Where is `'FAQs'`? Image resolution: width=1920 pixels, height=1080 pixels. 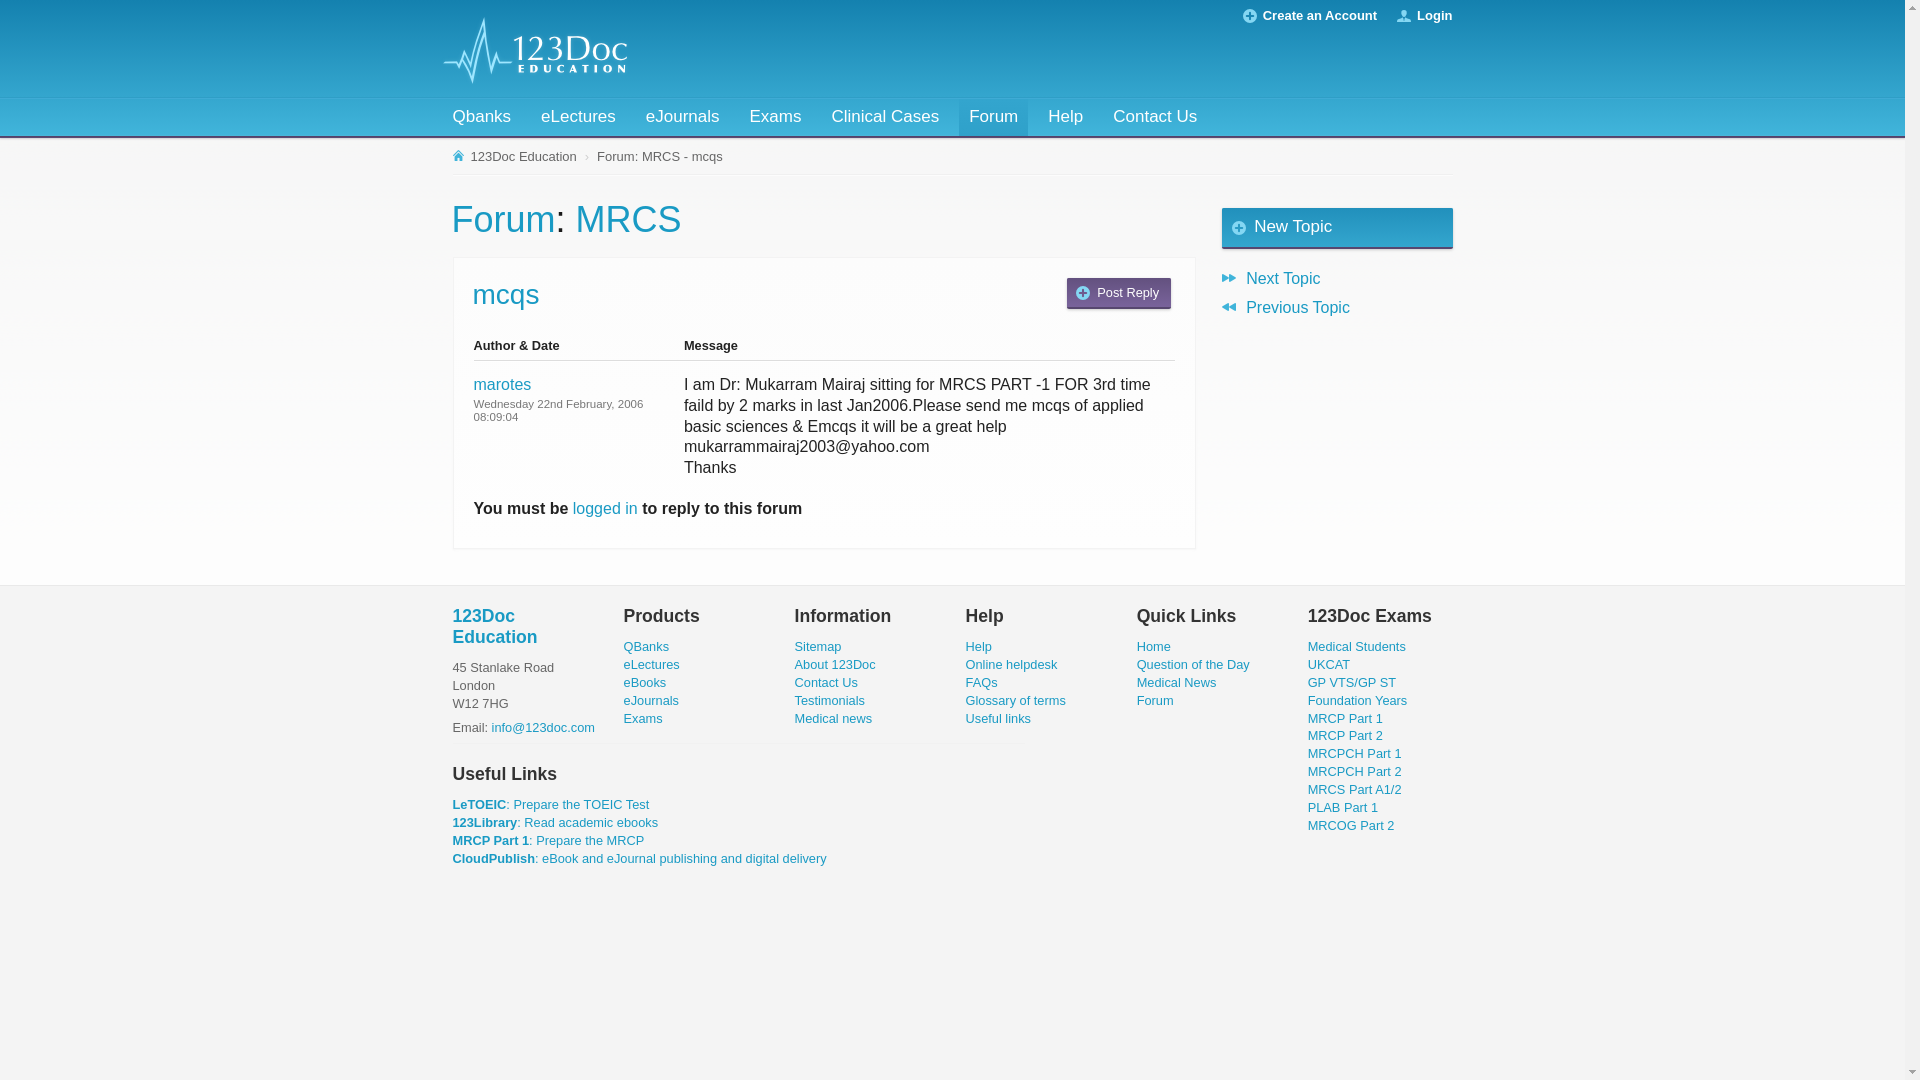 'FAQs' is located at coordinates (982, 681).